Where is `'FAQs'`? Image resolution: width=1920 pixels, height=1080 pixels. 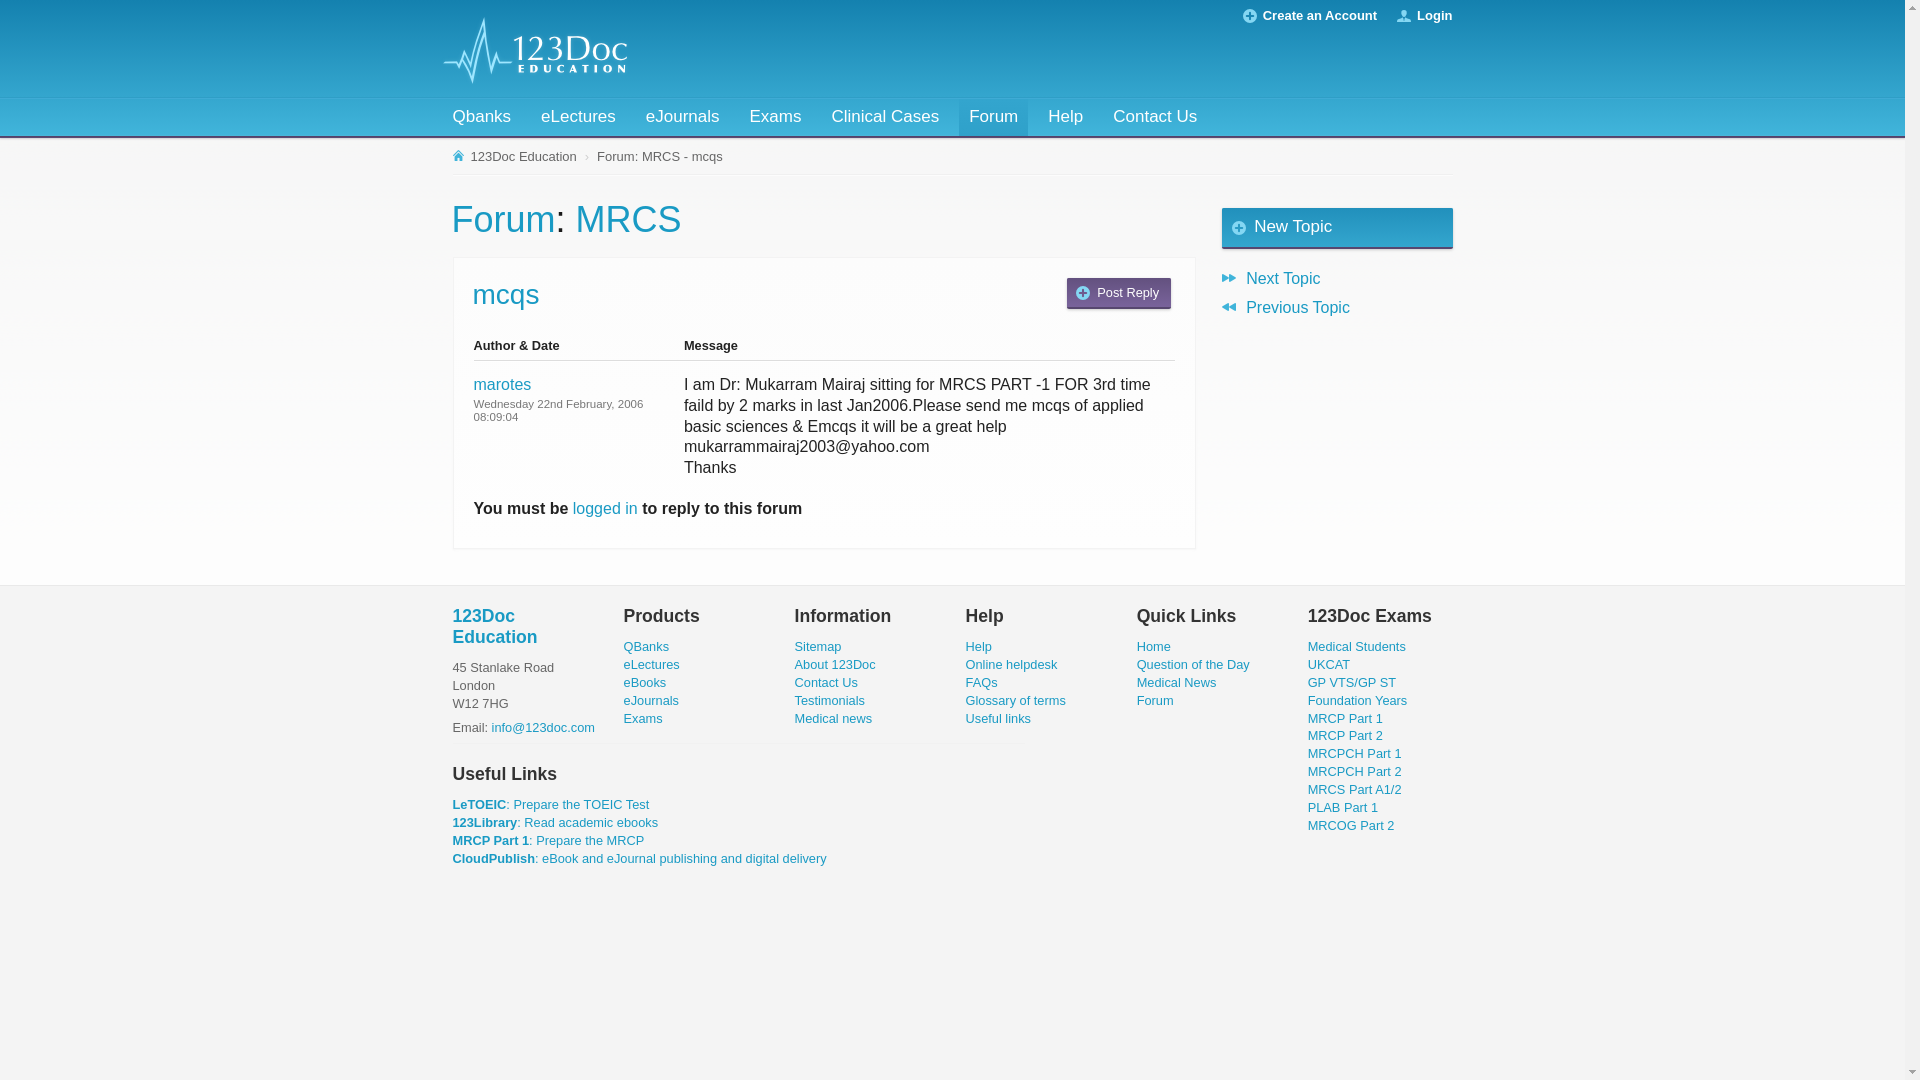 'FAQs' is located at coordinates (982, 681).